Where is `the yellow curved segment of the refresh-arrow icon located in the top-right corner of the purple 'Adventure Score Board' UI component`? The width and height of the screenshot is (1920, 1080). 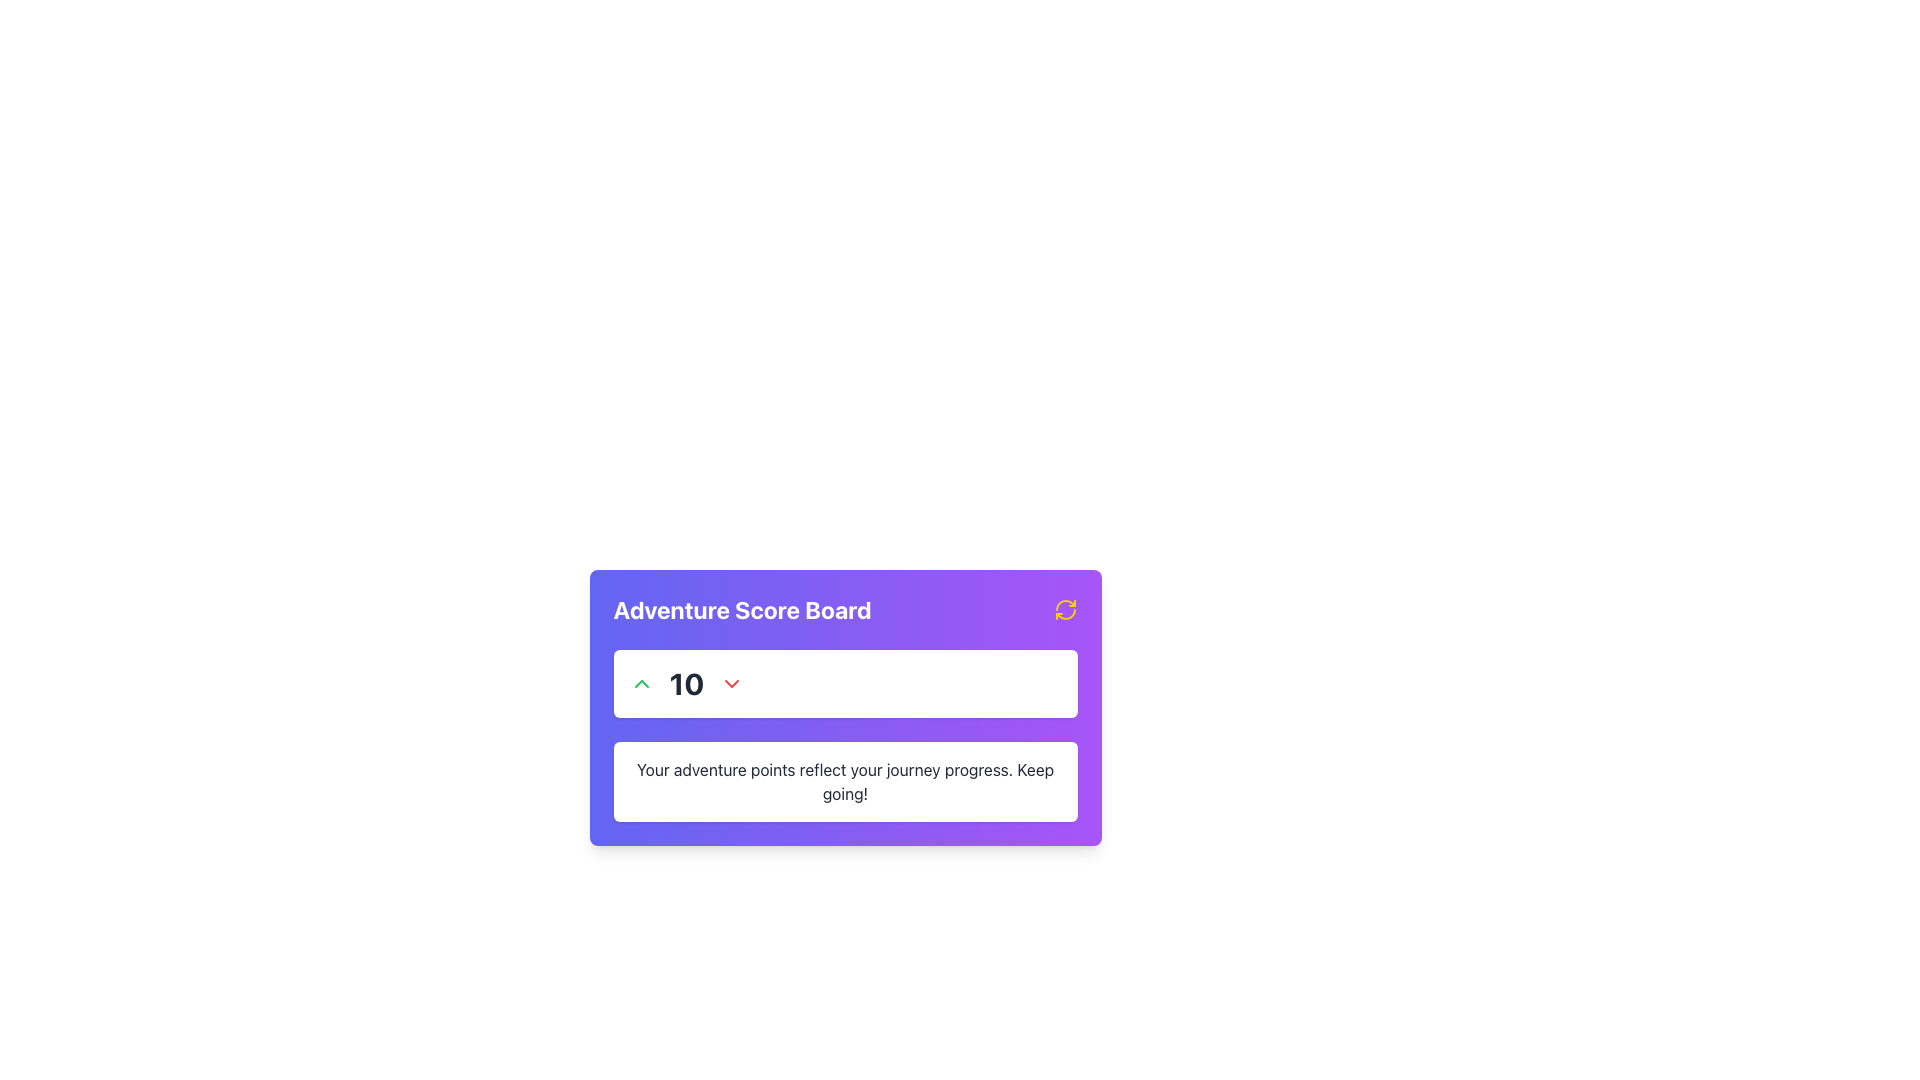 the yellow curved segment of the refresh-arrow icon located in the top-right corner of the purple 'Adventure Score Board' UI component is located at coordinates (1064, 613).